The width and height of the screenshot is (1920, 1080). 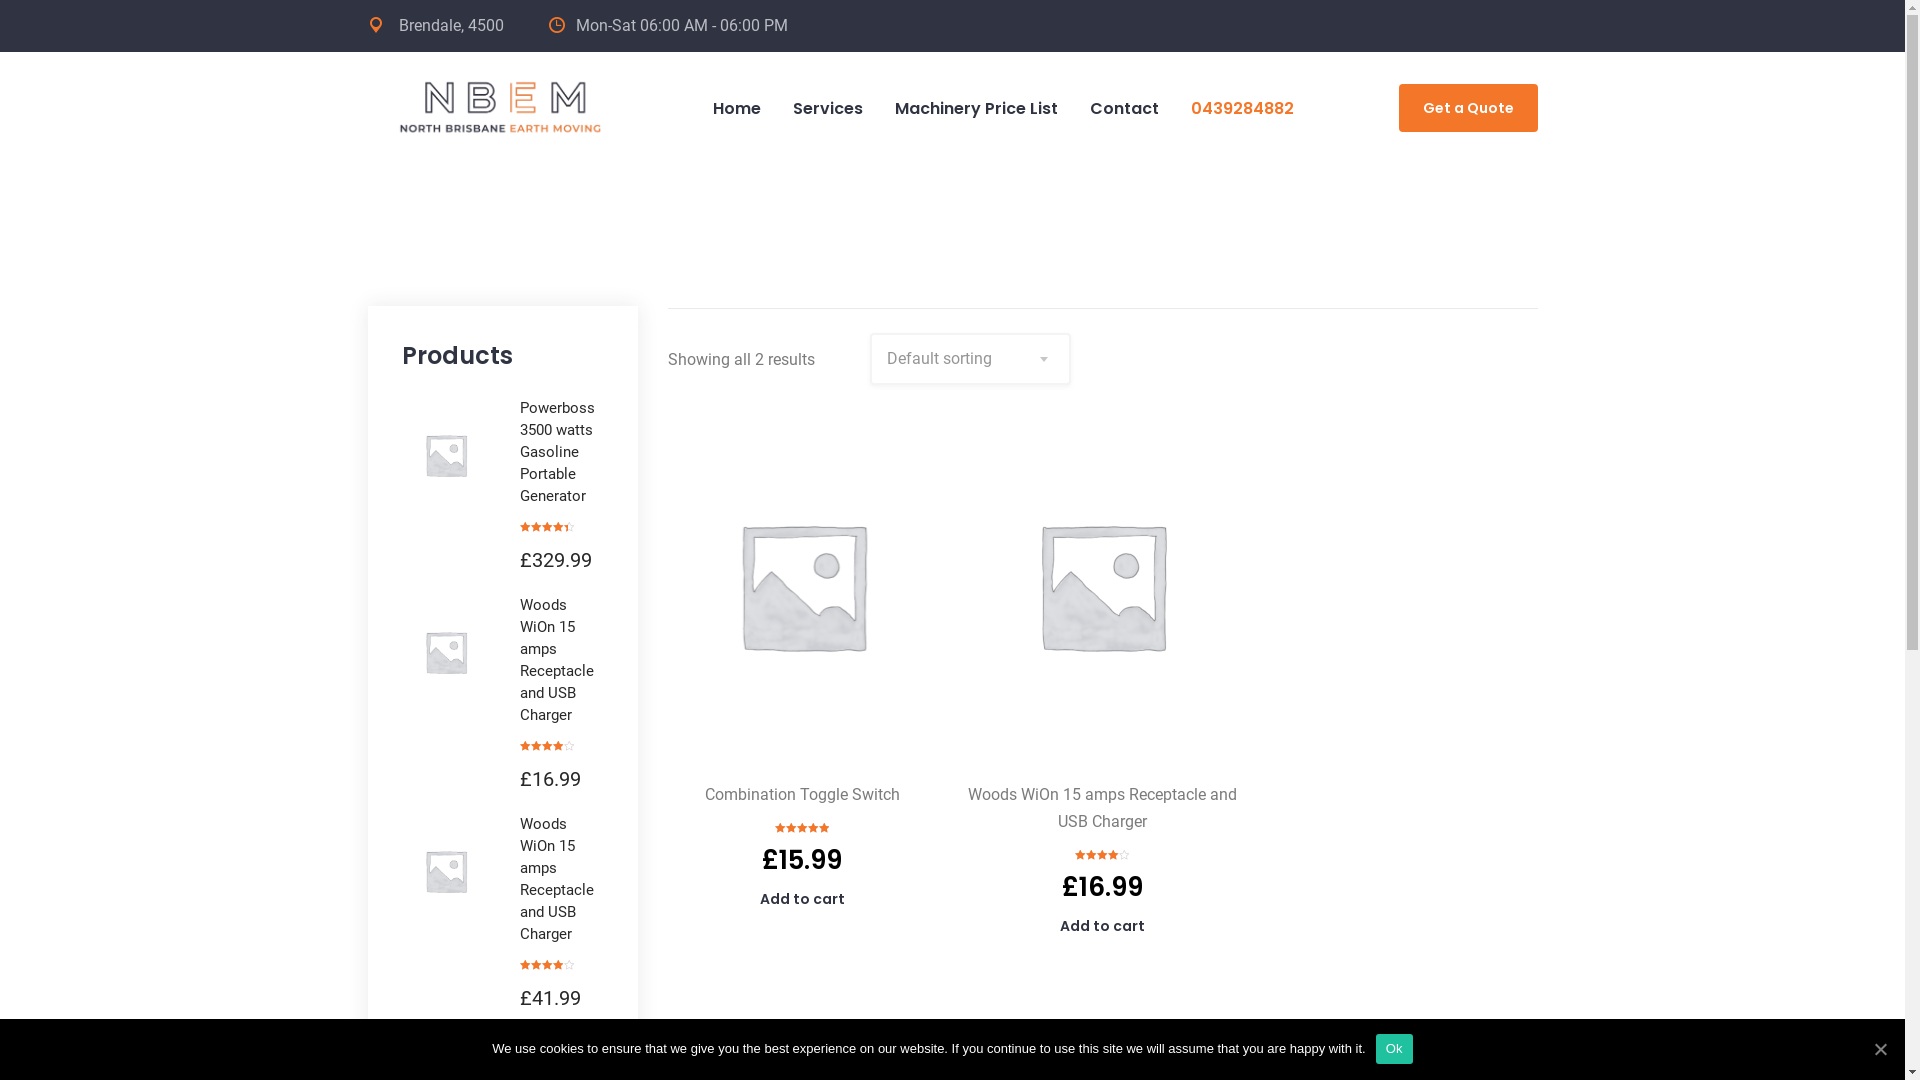 I want to click on 'Powerboss 3500 watts Gasoline Portable Generator', so click(x=560, y=451).